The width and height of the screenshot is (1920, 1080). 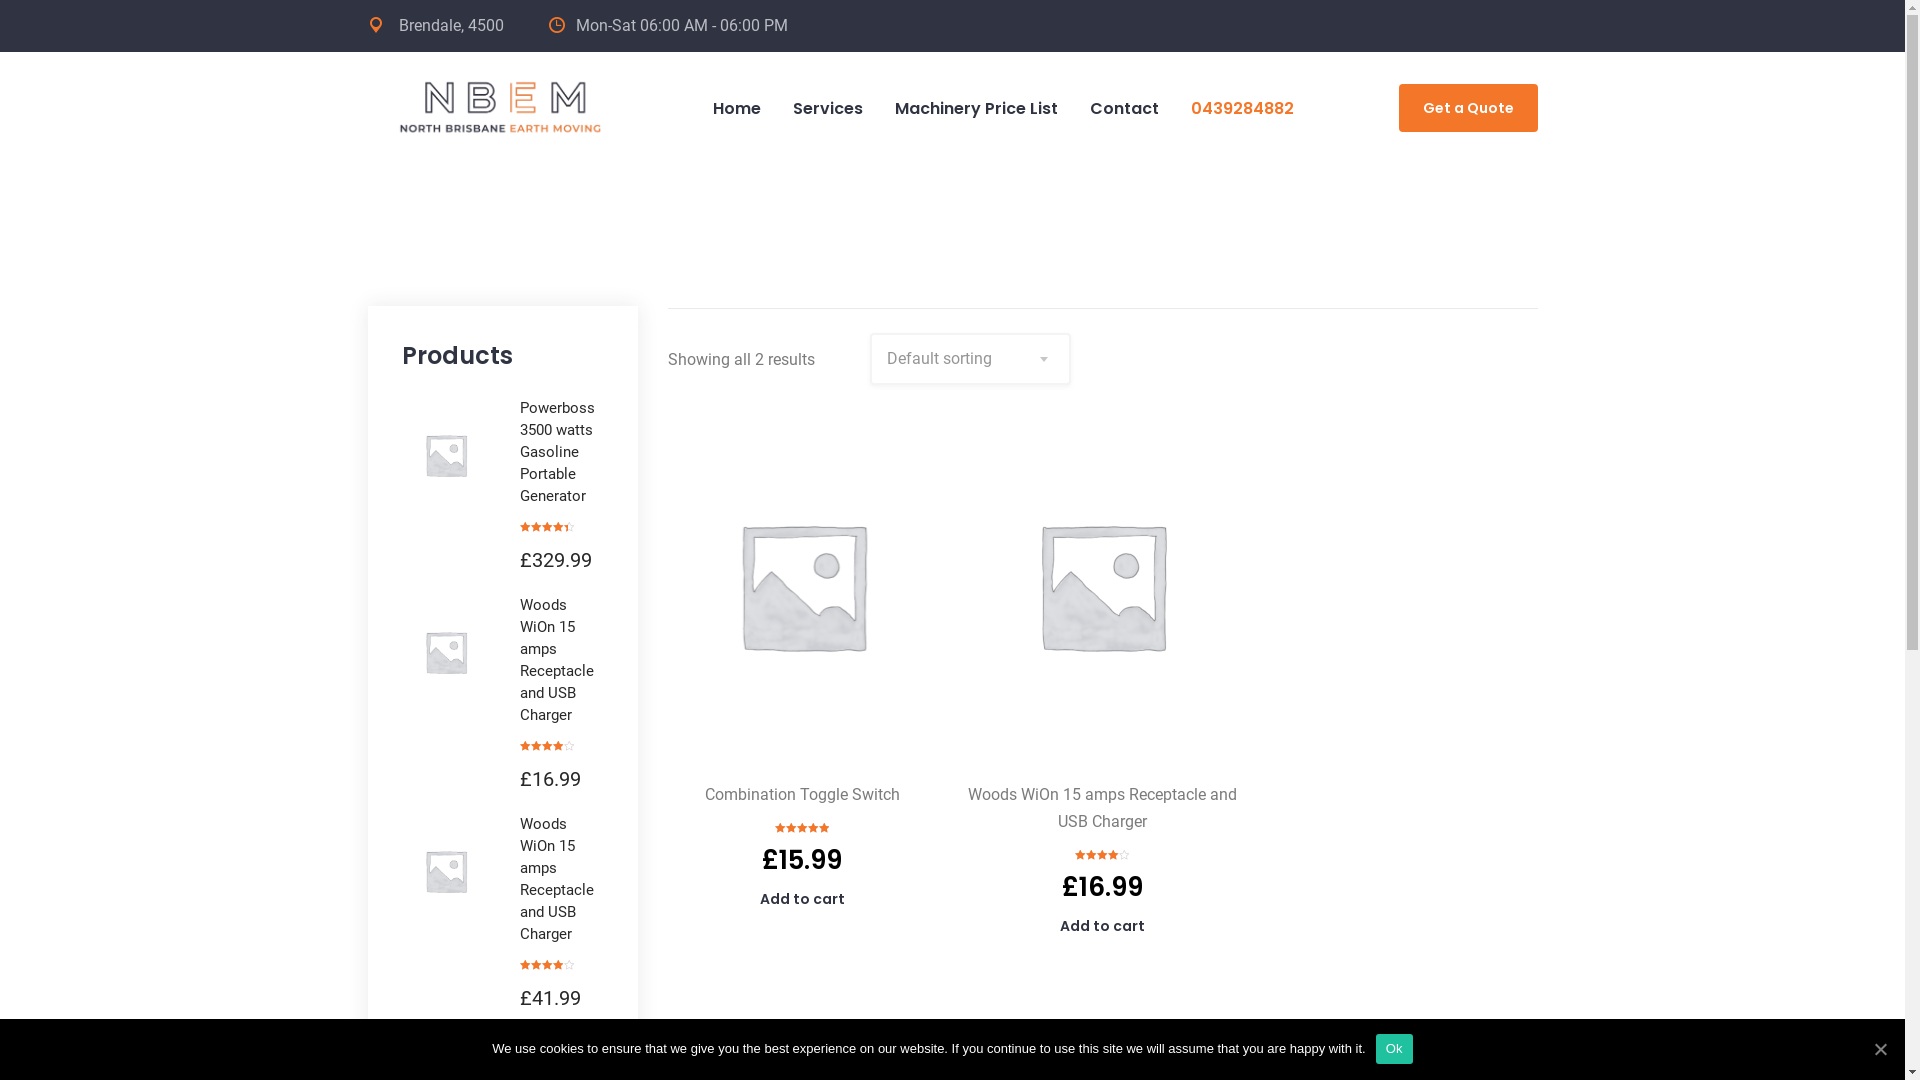 I want to click on 'Powerboss 3500 watts Gasoline Portable Generator', so click(x=560, y=451).